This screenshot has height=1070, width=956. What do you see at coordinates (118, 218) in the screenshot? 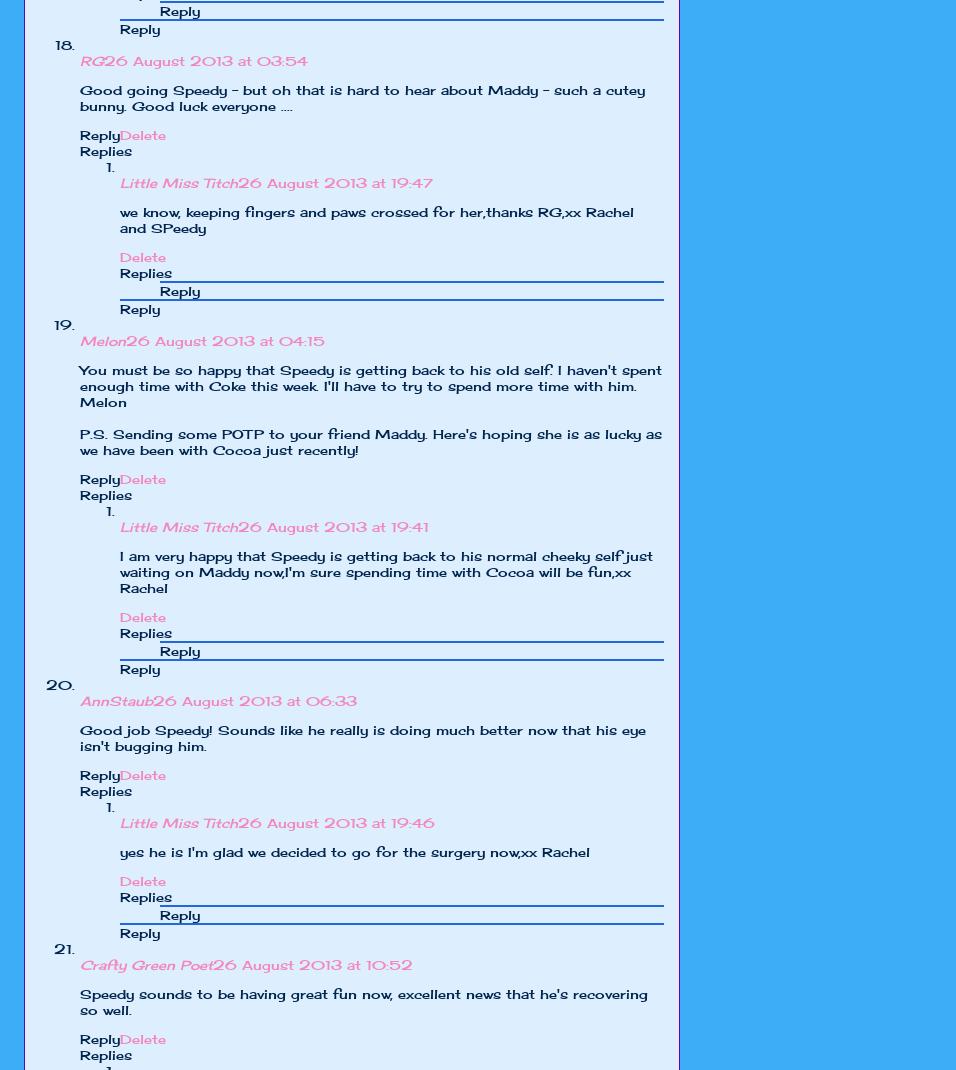
I see `'we know, keeping fingers and paws crossed for her,thanks RG,xx Rachel and SPeedy'` at bounding box center [118, 218].